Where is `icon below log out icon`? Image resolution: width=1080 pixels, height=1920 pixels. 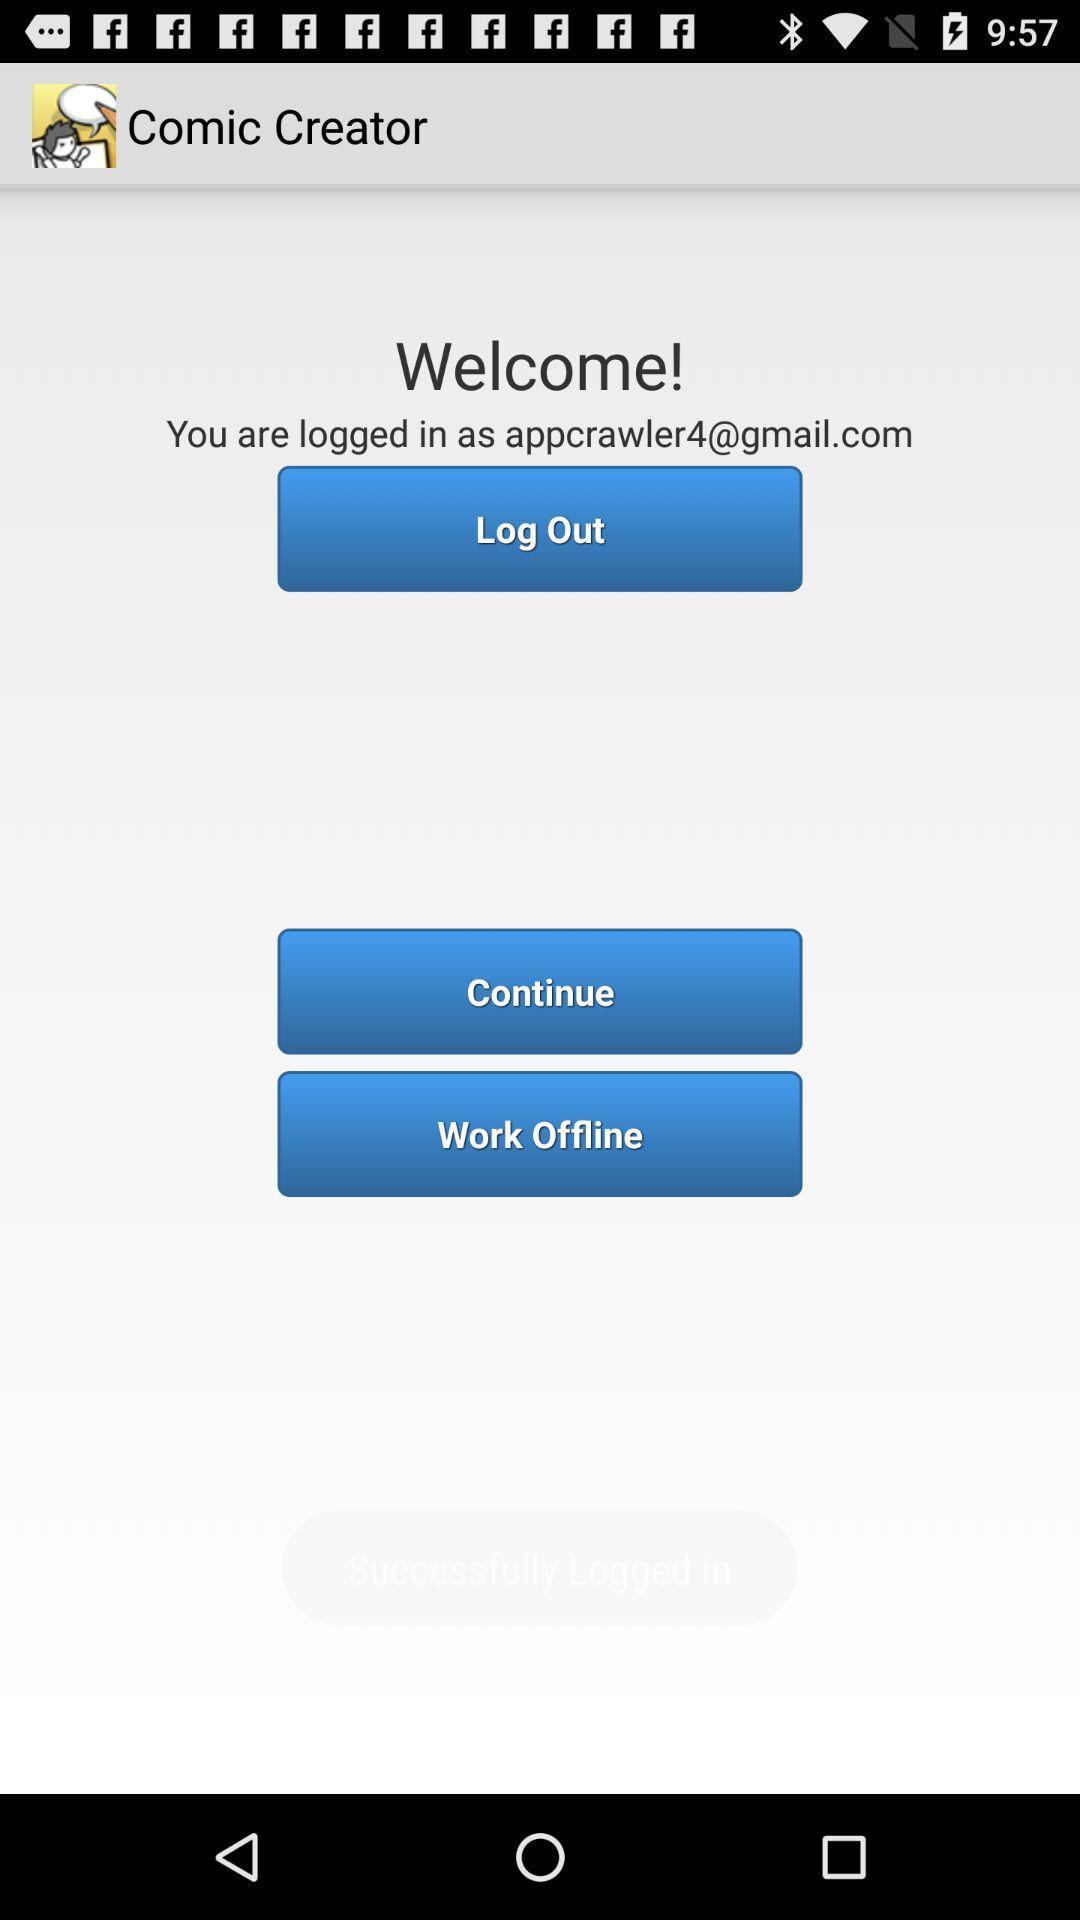
icon below log out icon is located at coordinates (540, 991).